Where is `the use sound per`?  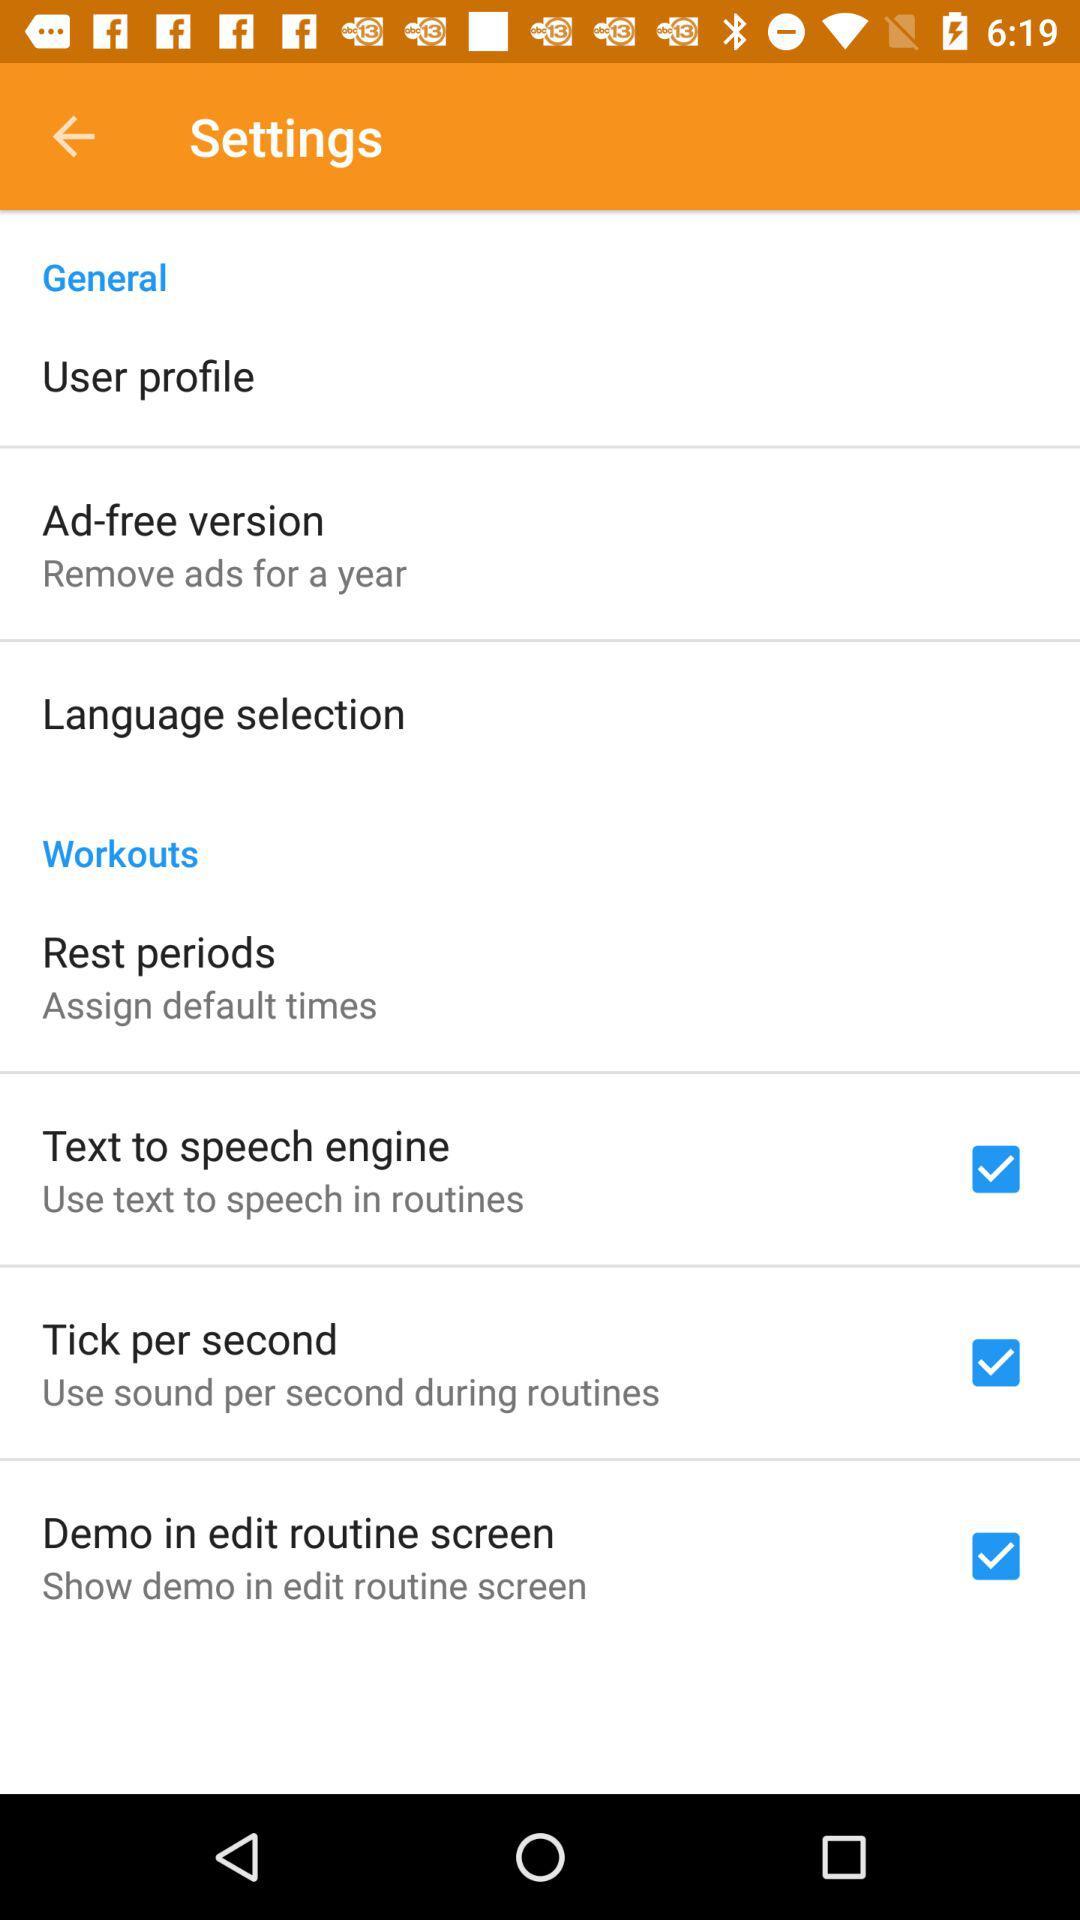
the use sound per is located at coordinates (350, 1390).